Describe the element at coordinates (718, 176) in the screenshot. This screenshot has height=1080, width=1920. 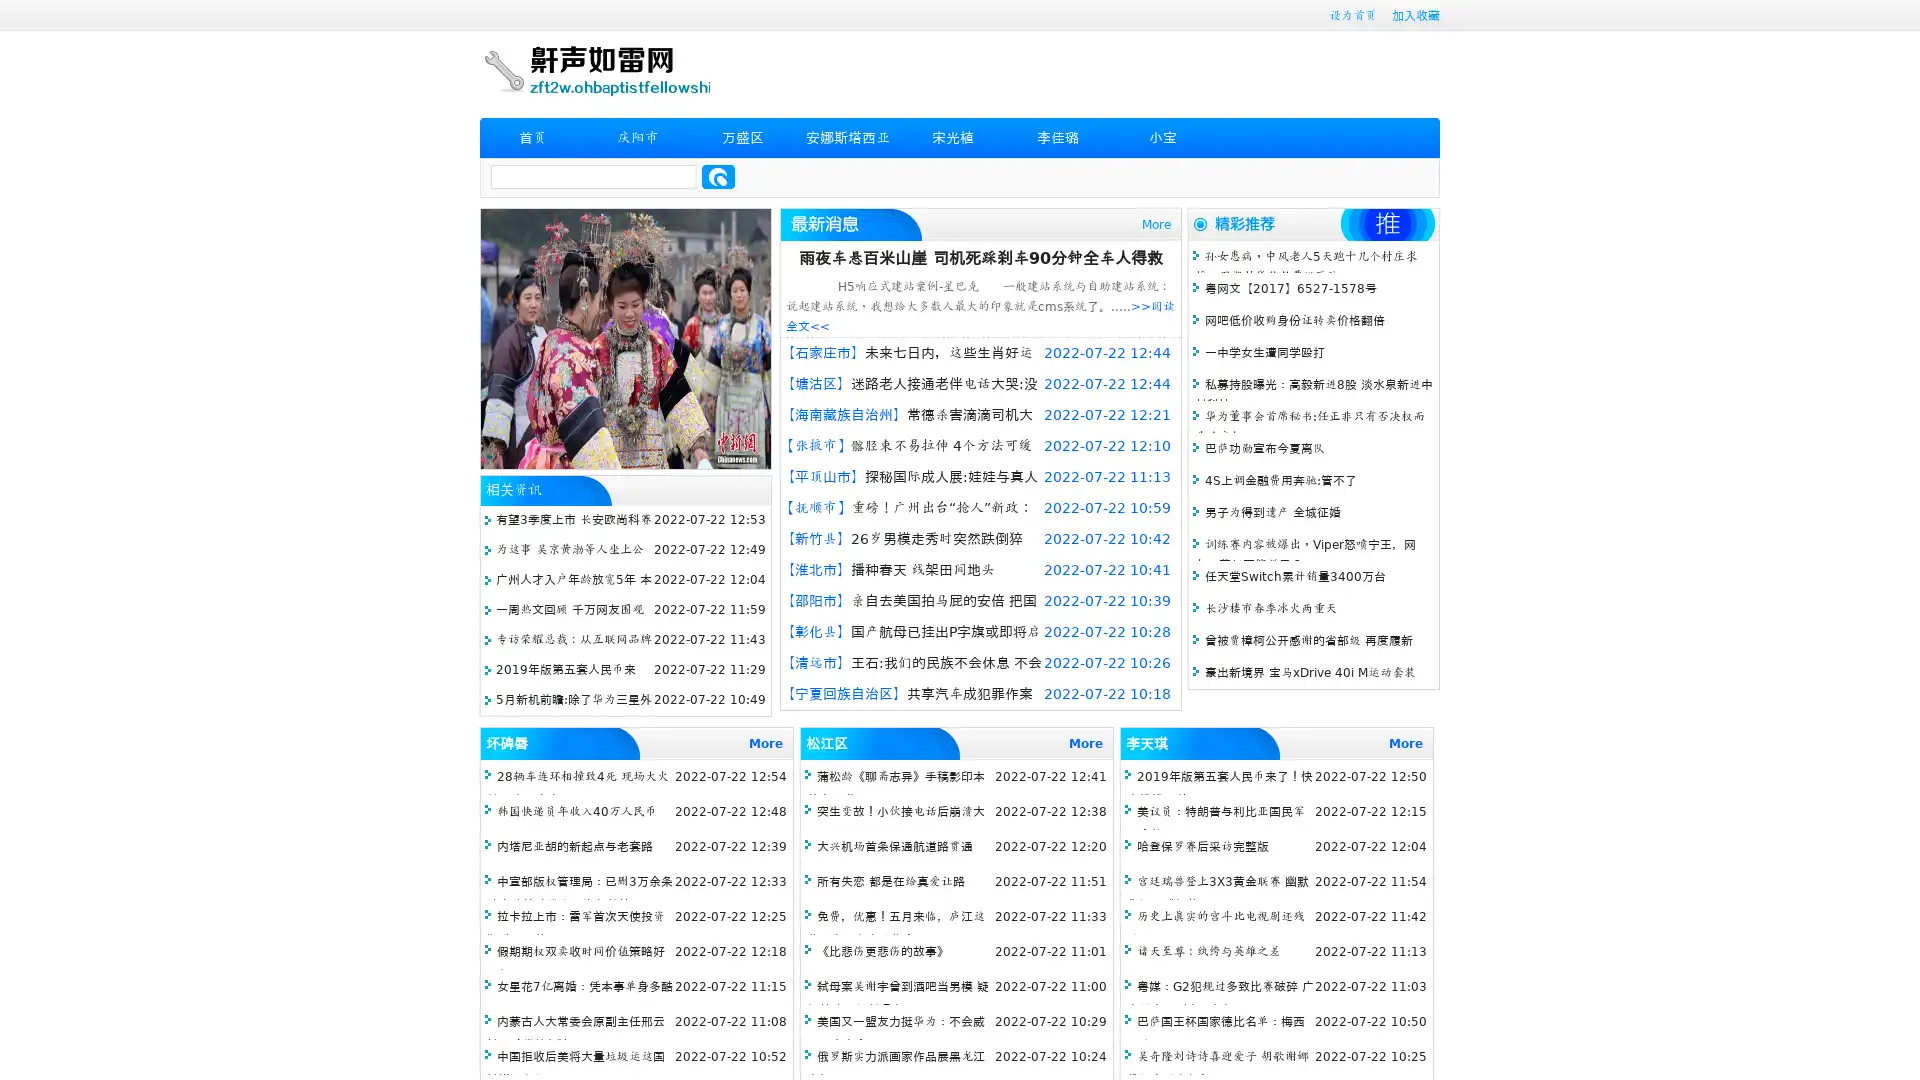
I see `Search` at that location.